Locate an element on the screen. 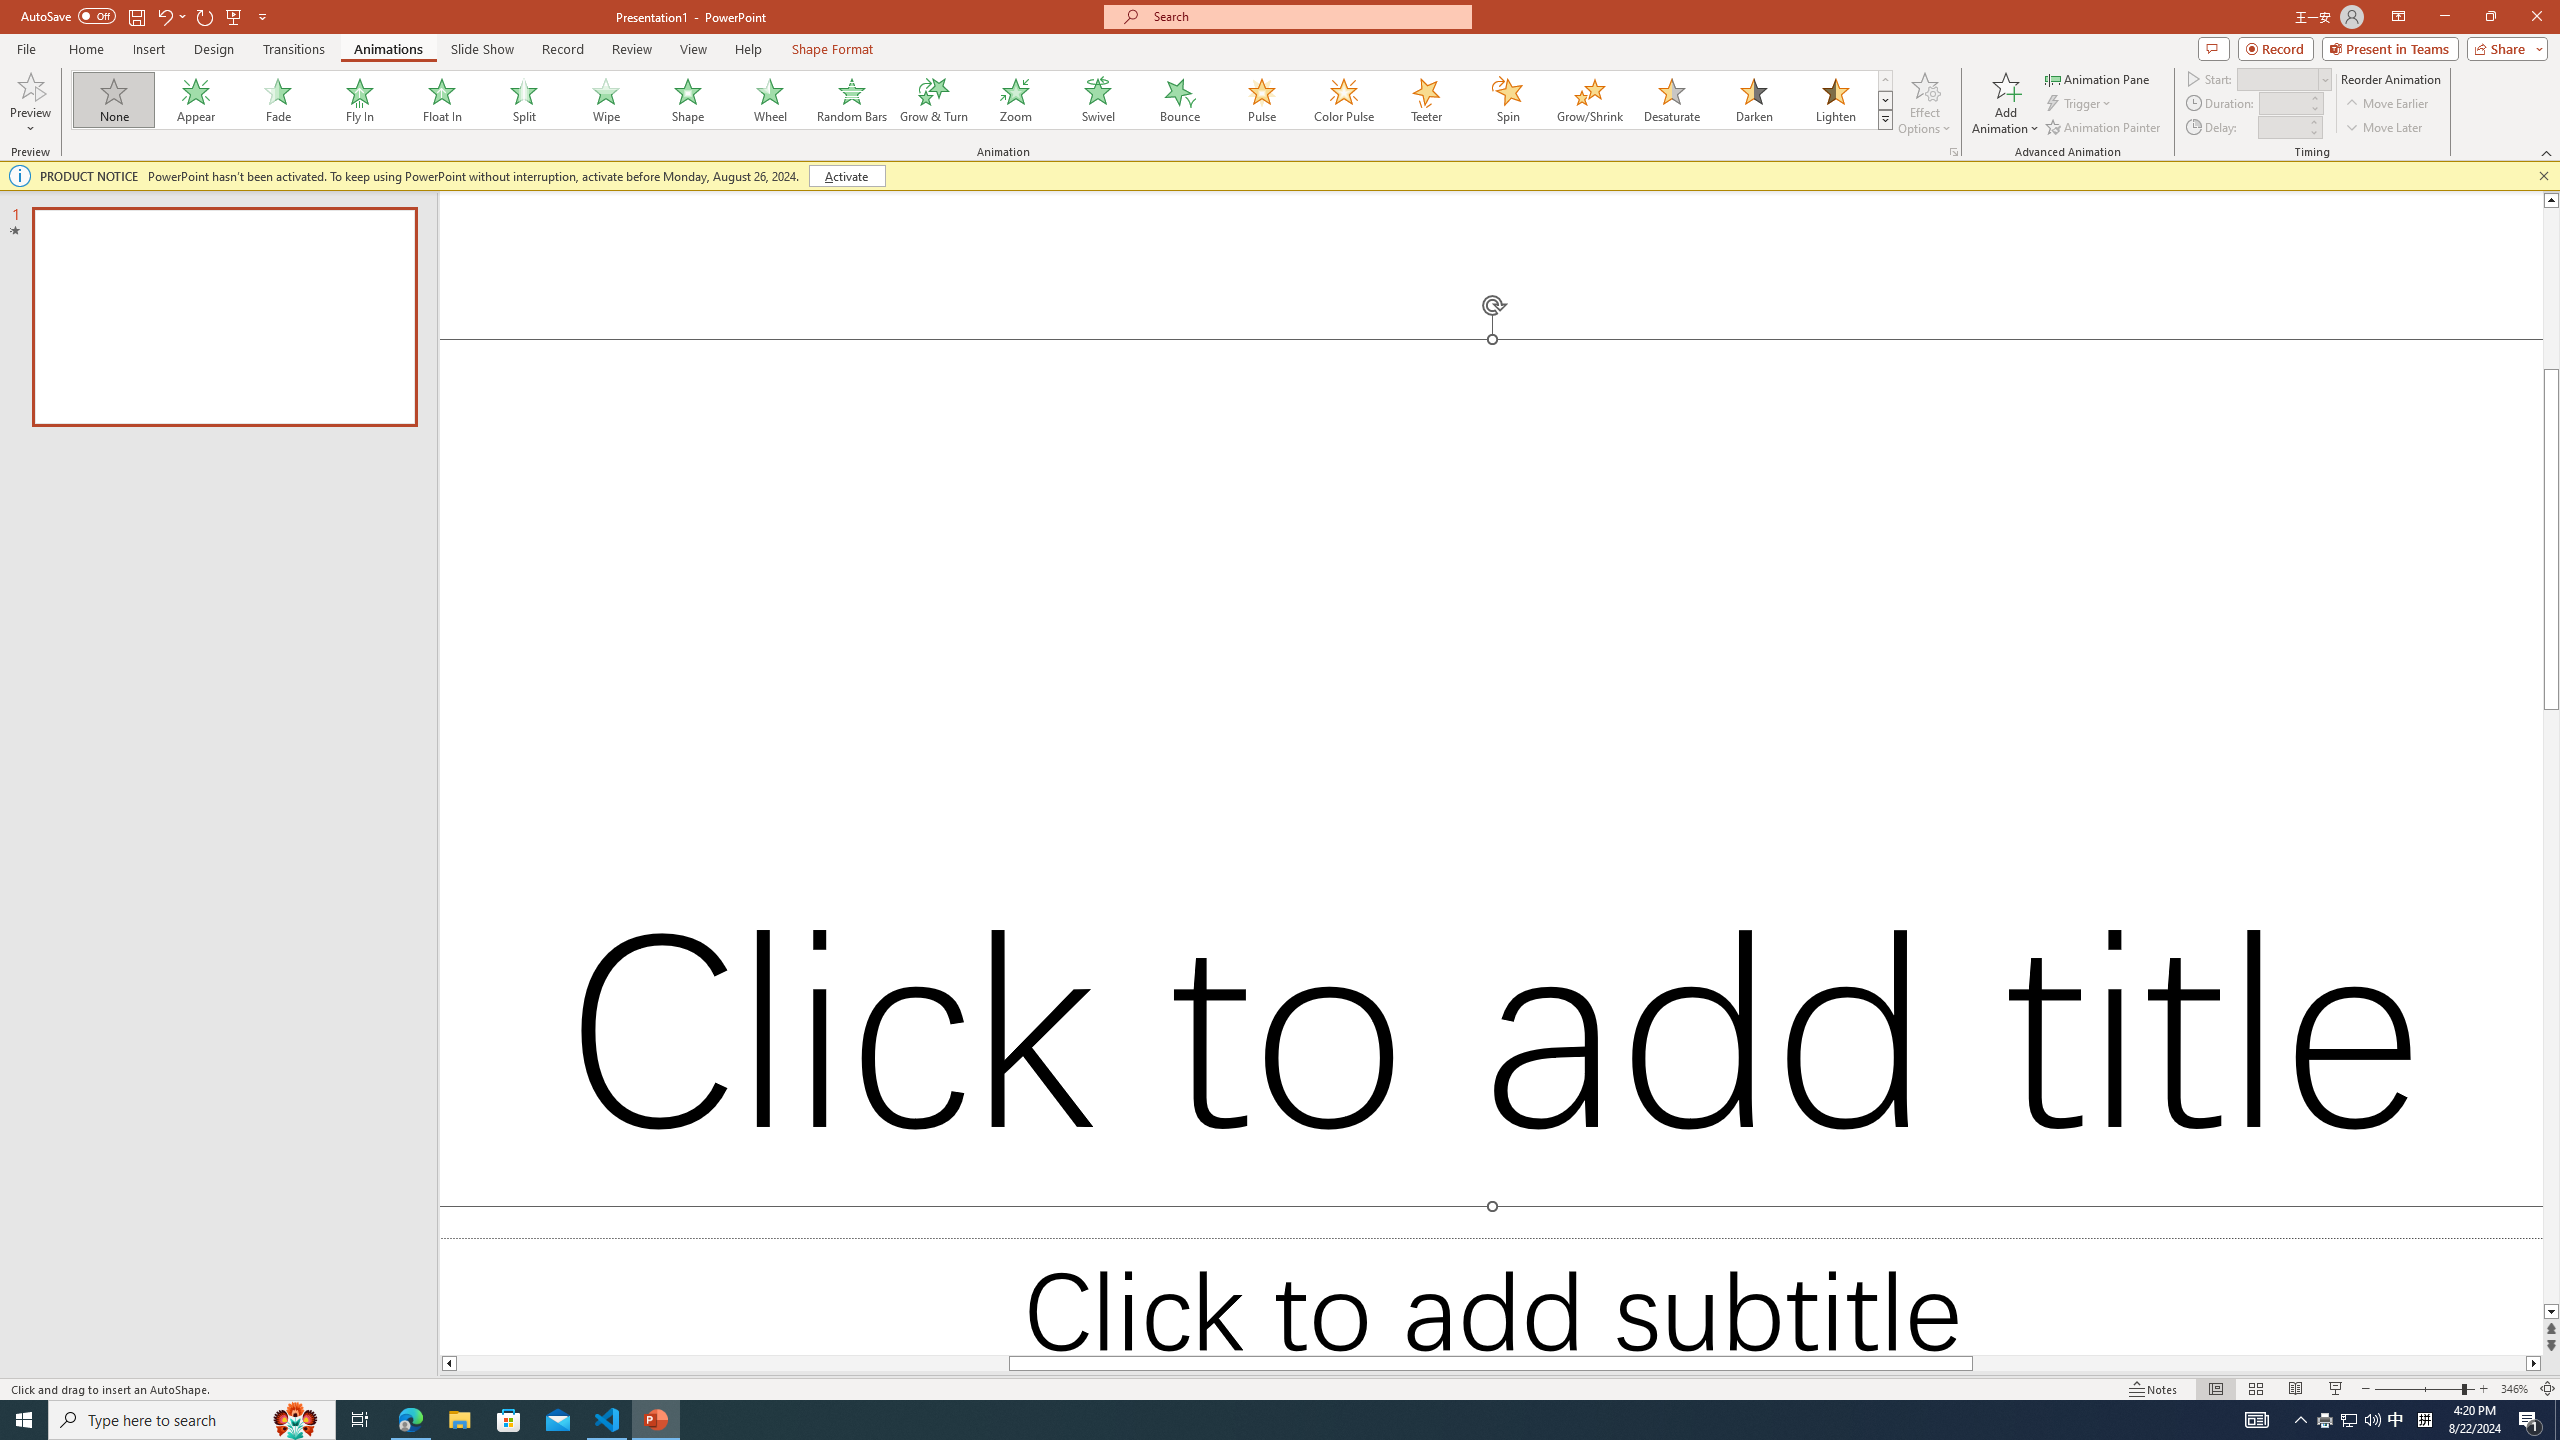 Image resolution: width=2560 pixels, height=1440 pixels. 'Float In' is located at coordinates (441, 99).